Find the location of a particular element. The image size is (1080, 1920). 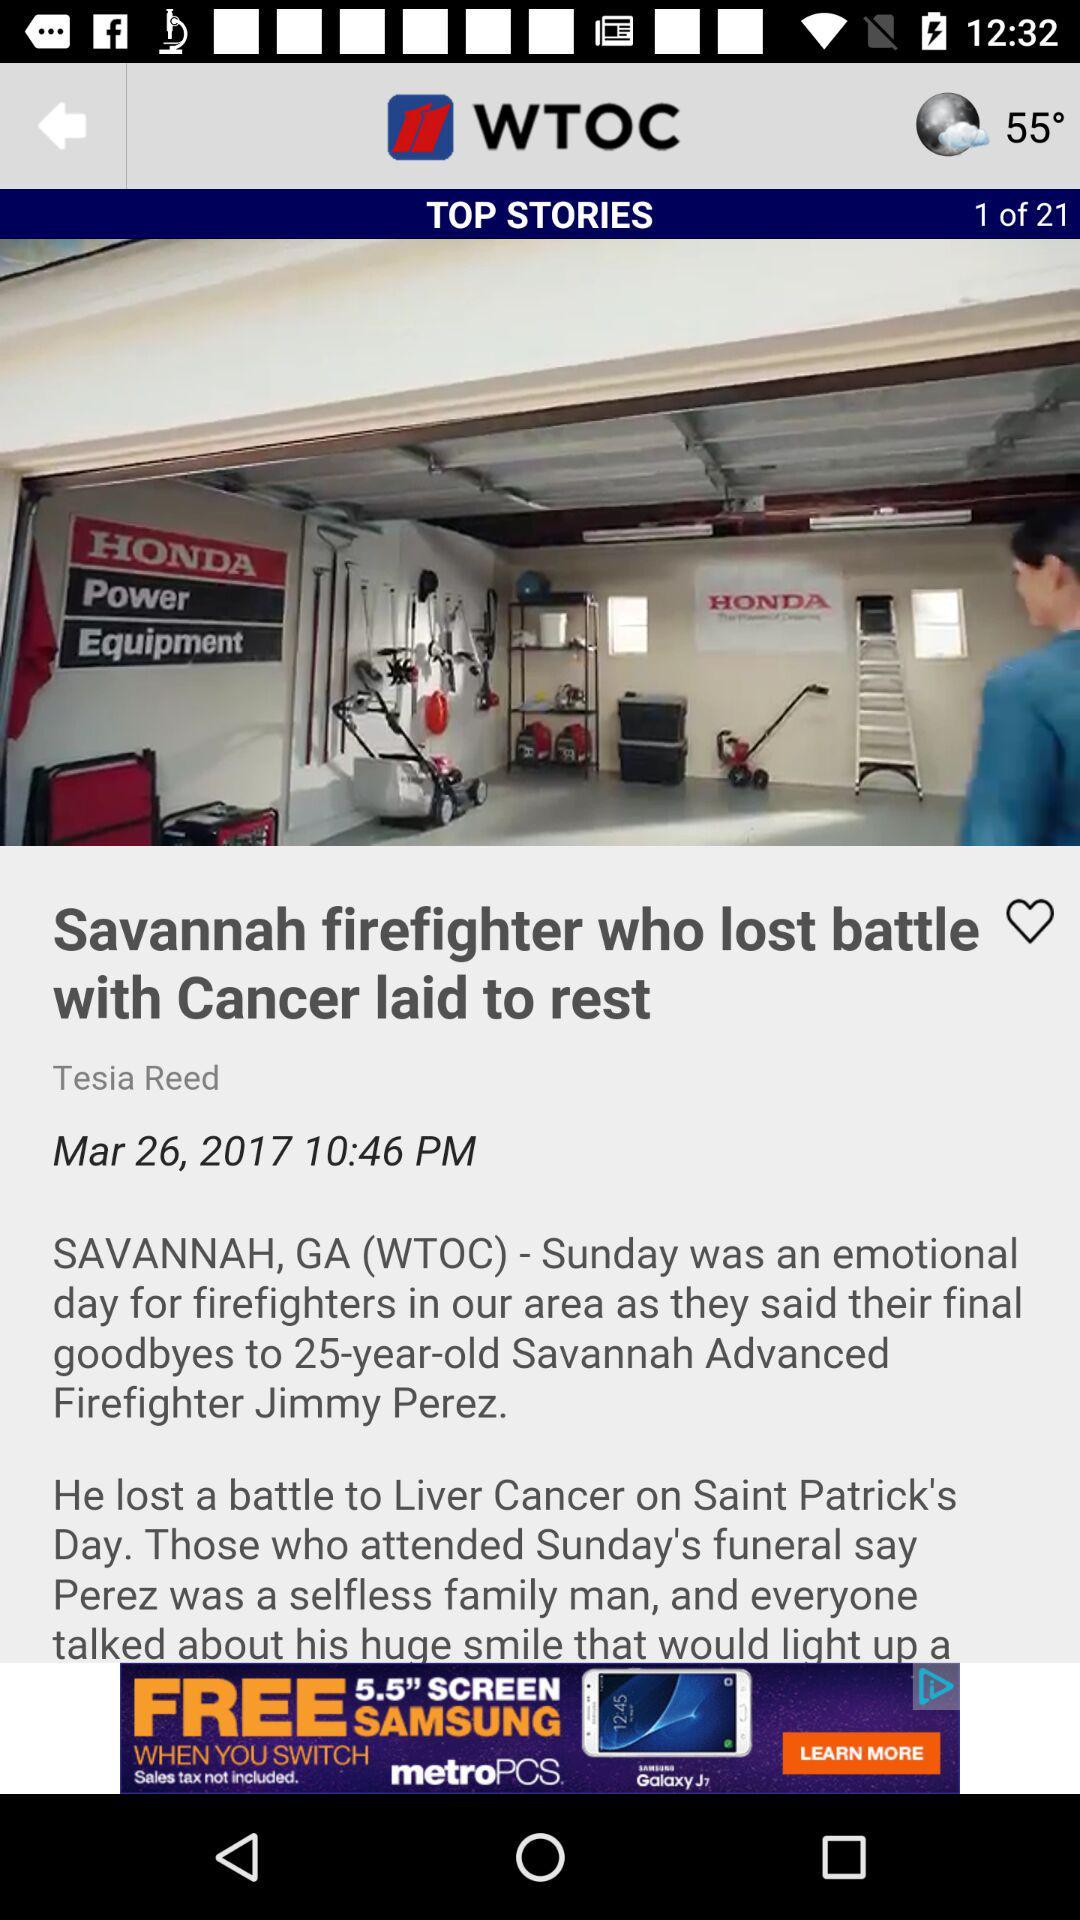

likes is located at coordinates (1017, 920).